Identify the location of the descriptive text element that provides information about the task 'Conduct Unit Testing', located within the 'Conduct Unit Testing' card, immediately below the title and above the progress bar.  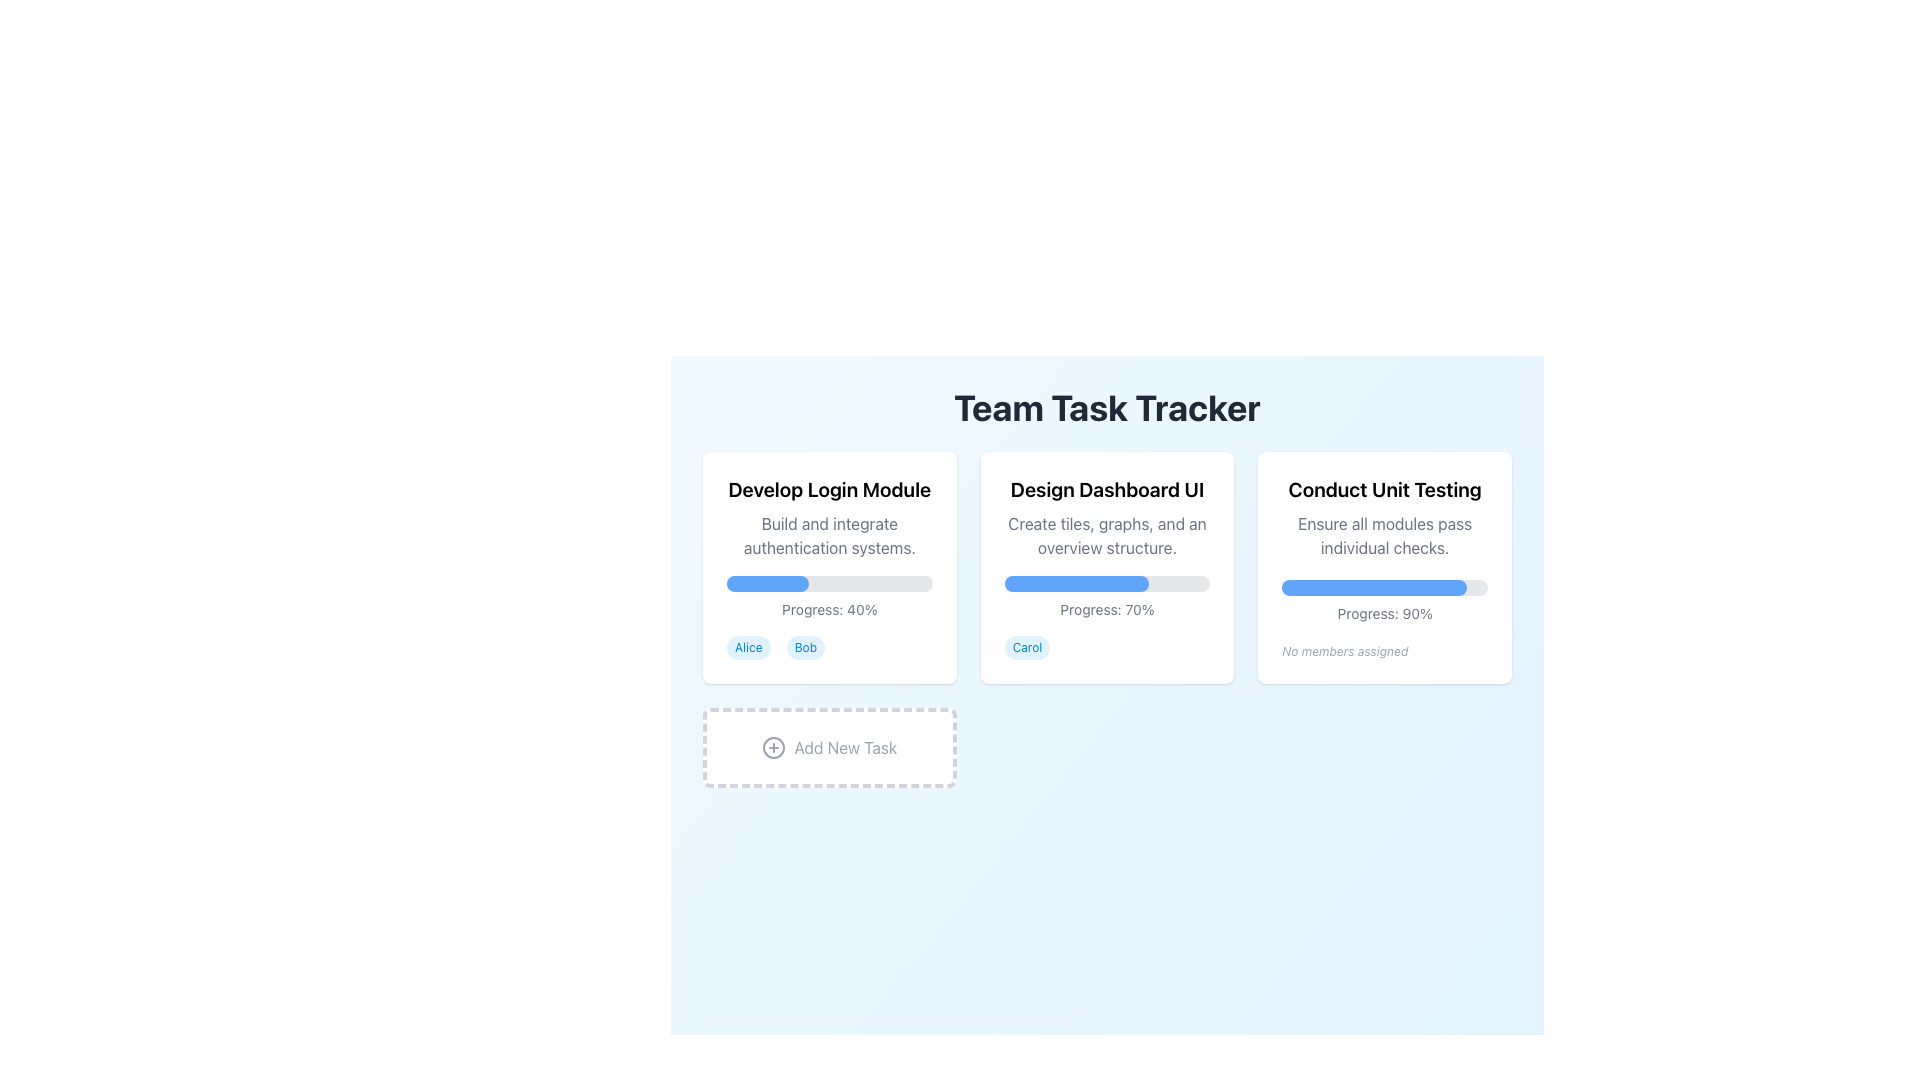
(1384, 535).